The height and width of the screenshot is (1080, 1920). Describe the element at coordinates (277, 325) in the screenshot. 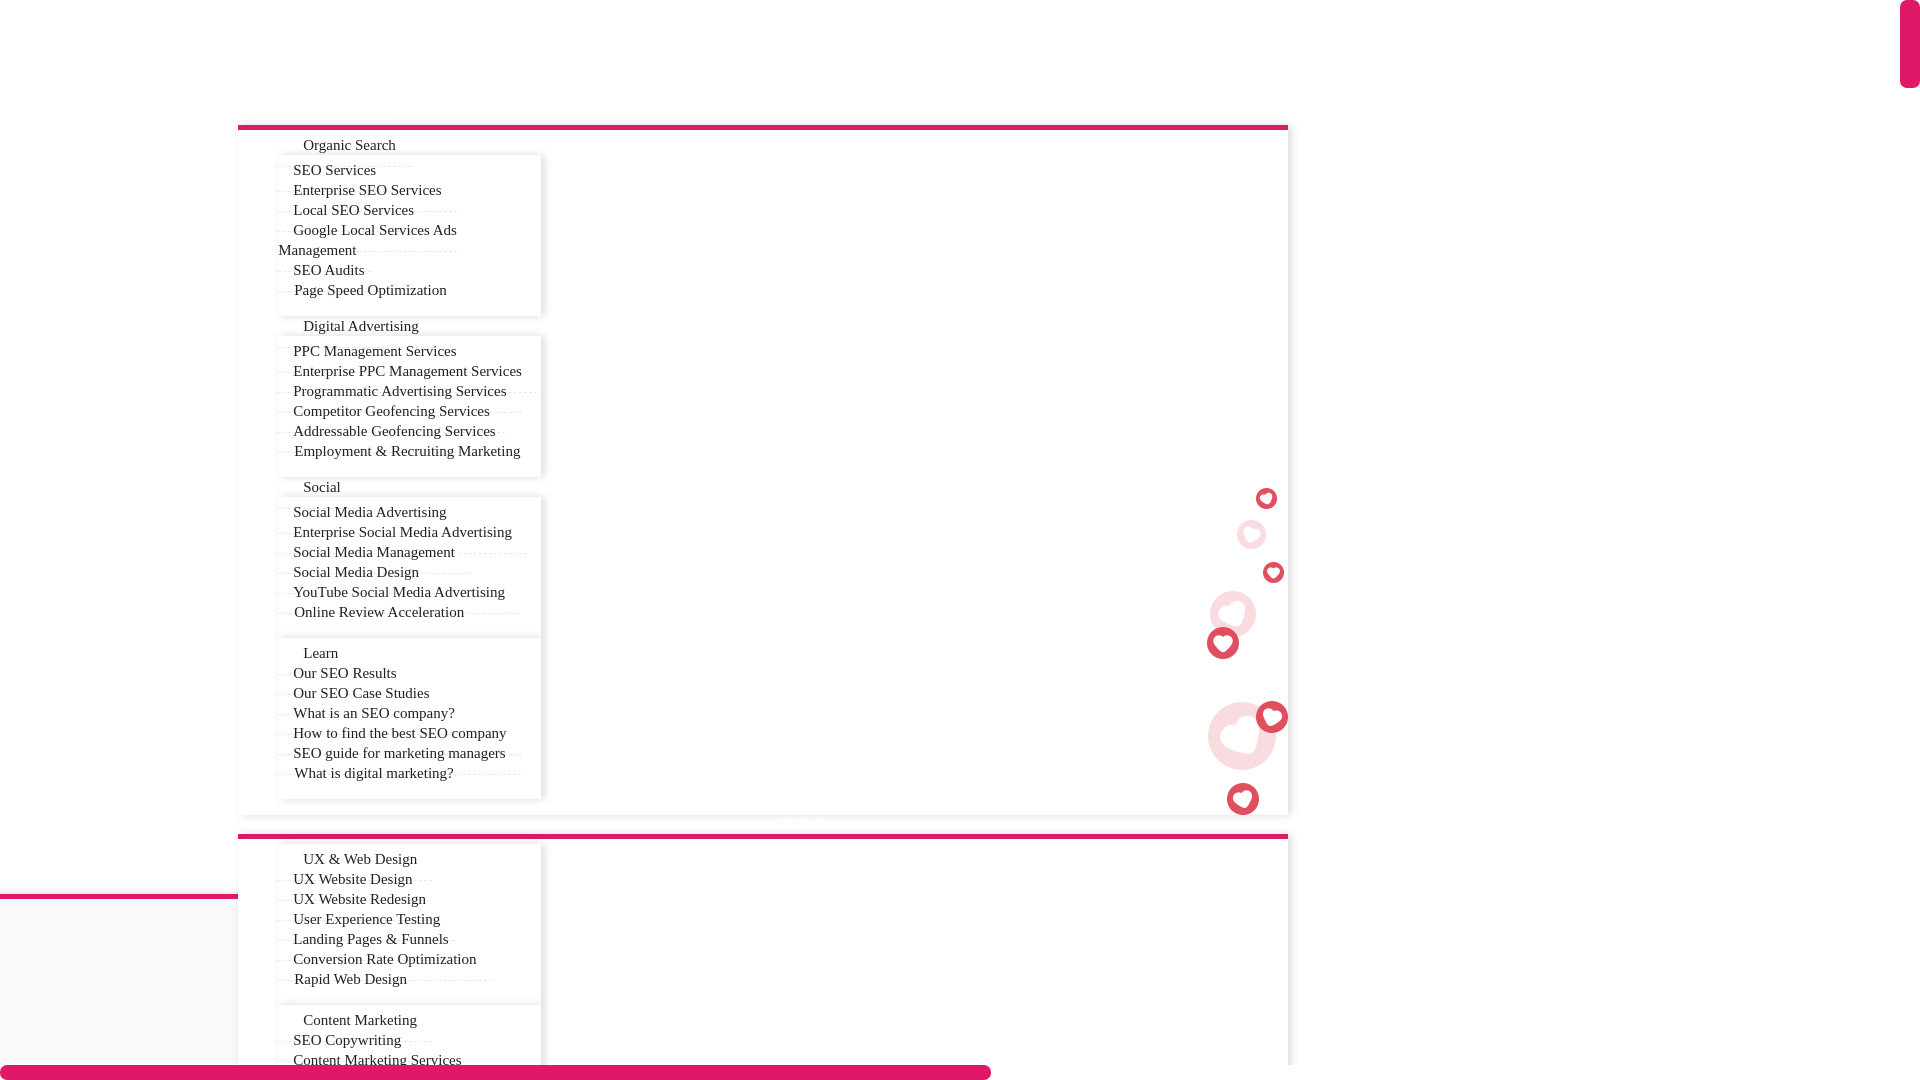

I see `'Digital Advertising'` at that location.